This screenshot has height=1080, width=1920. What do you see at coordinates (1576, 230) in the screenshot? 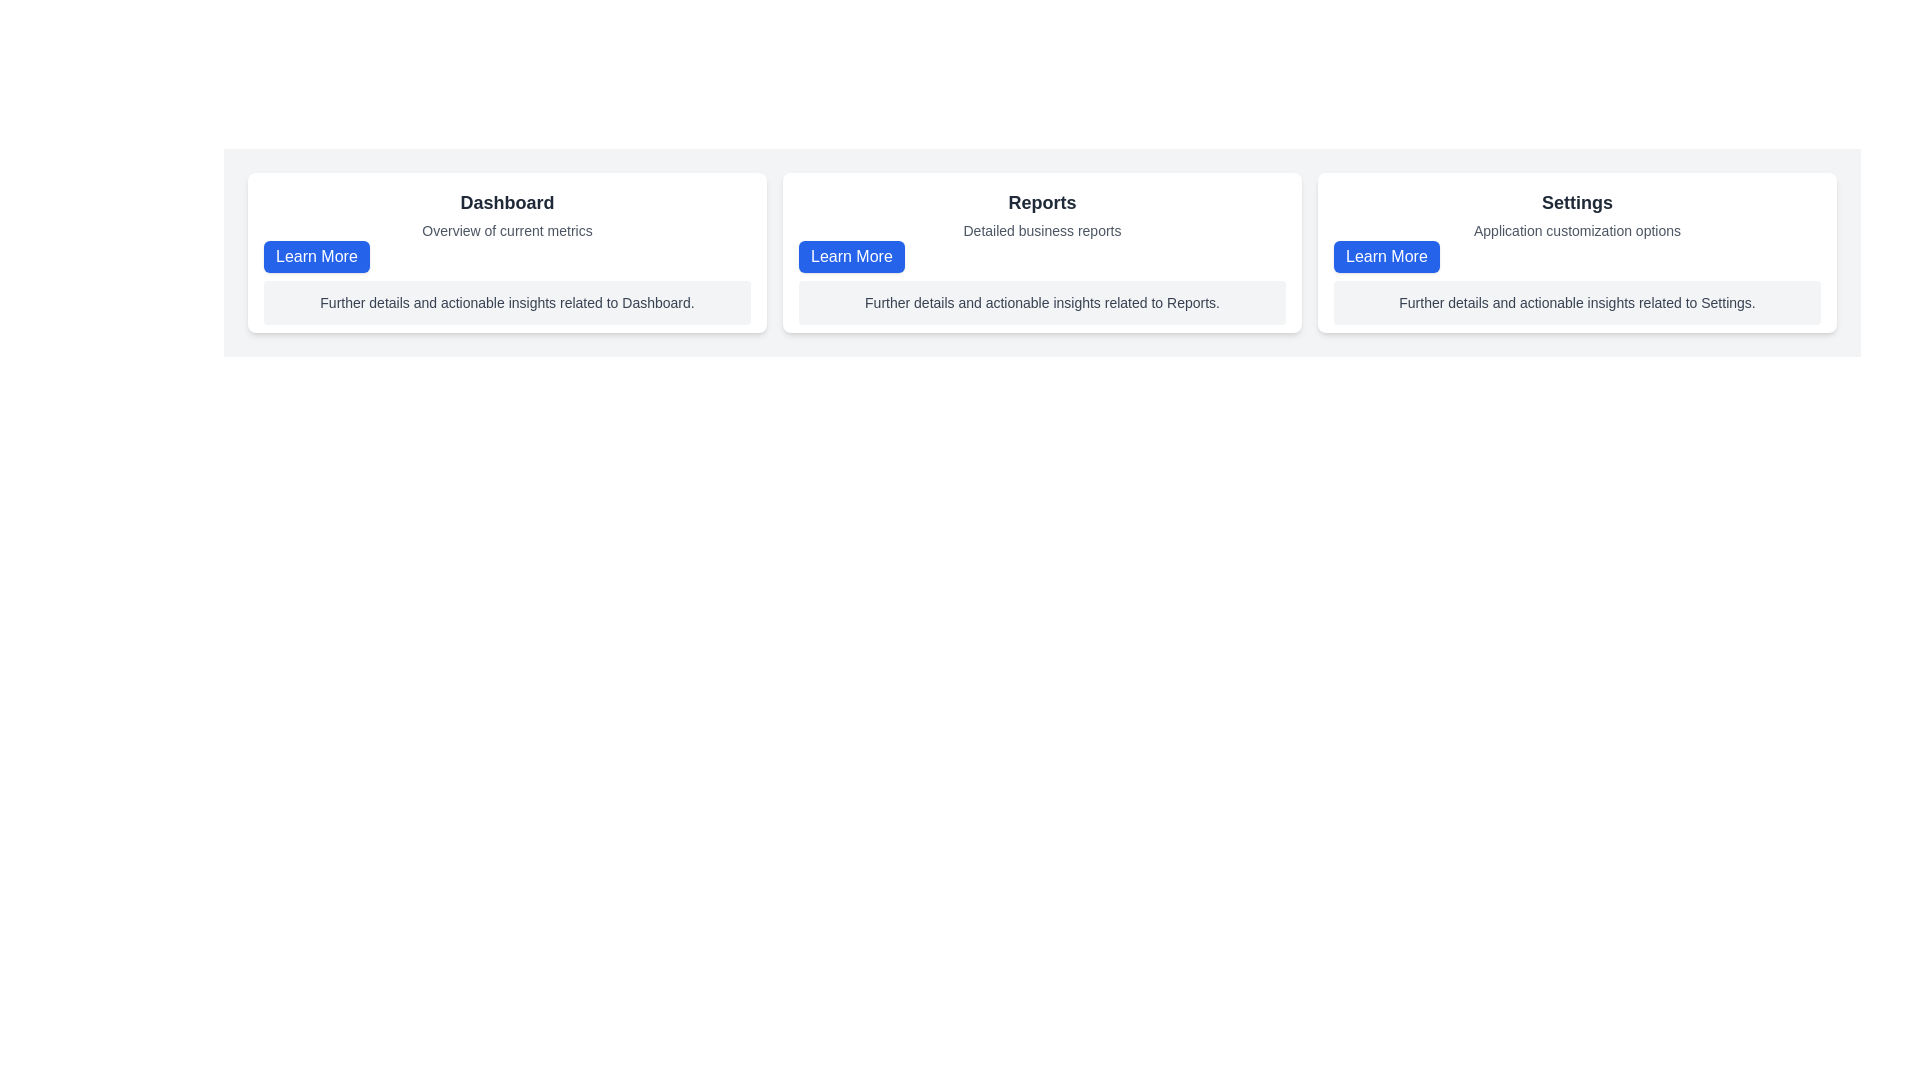
I see `descriptive text label located at the top-right section of the 'Settings' card, which summarizes the purpose or content of the settings` at bounding box center [1576, 230].